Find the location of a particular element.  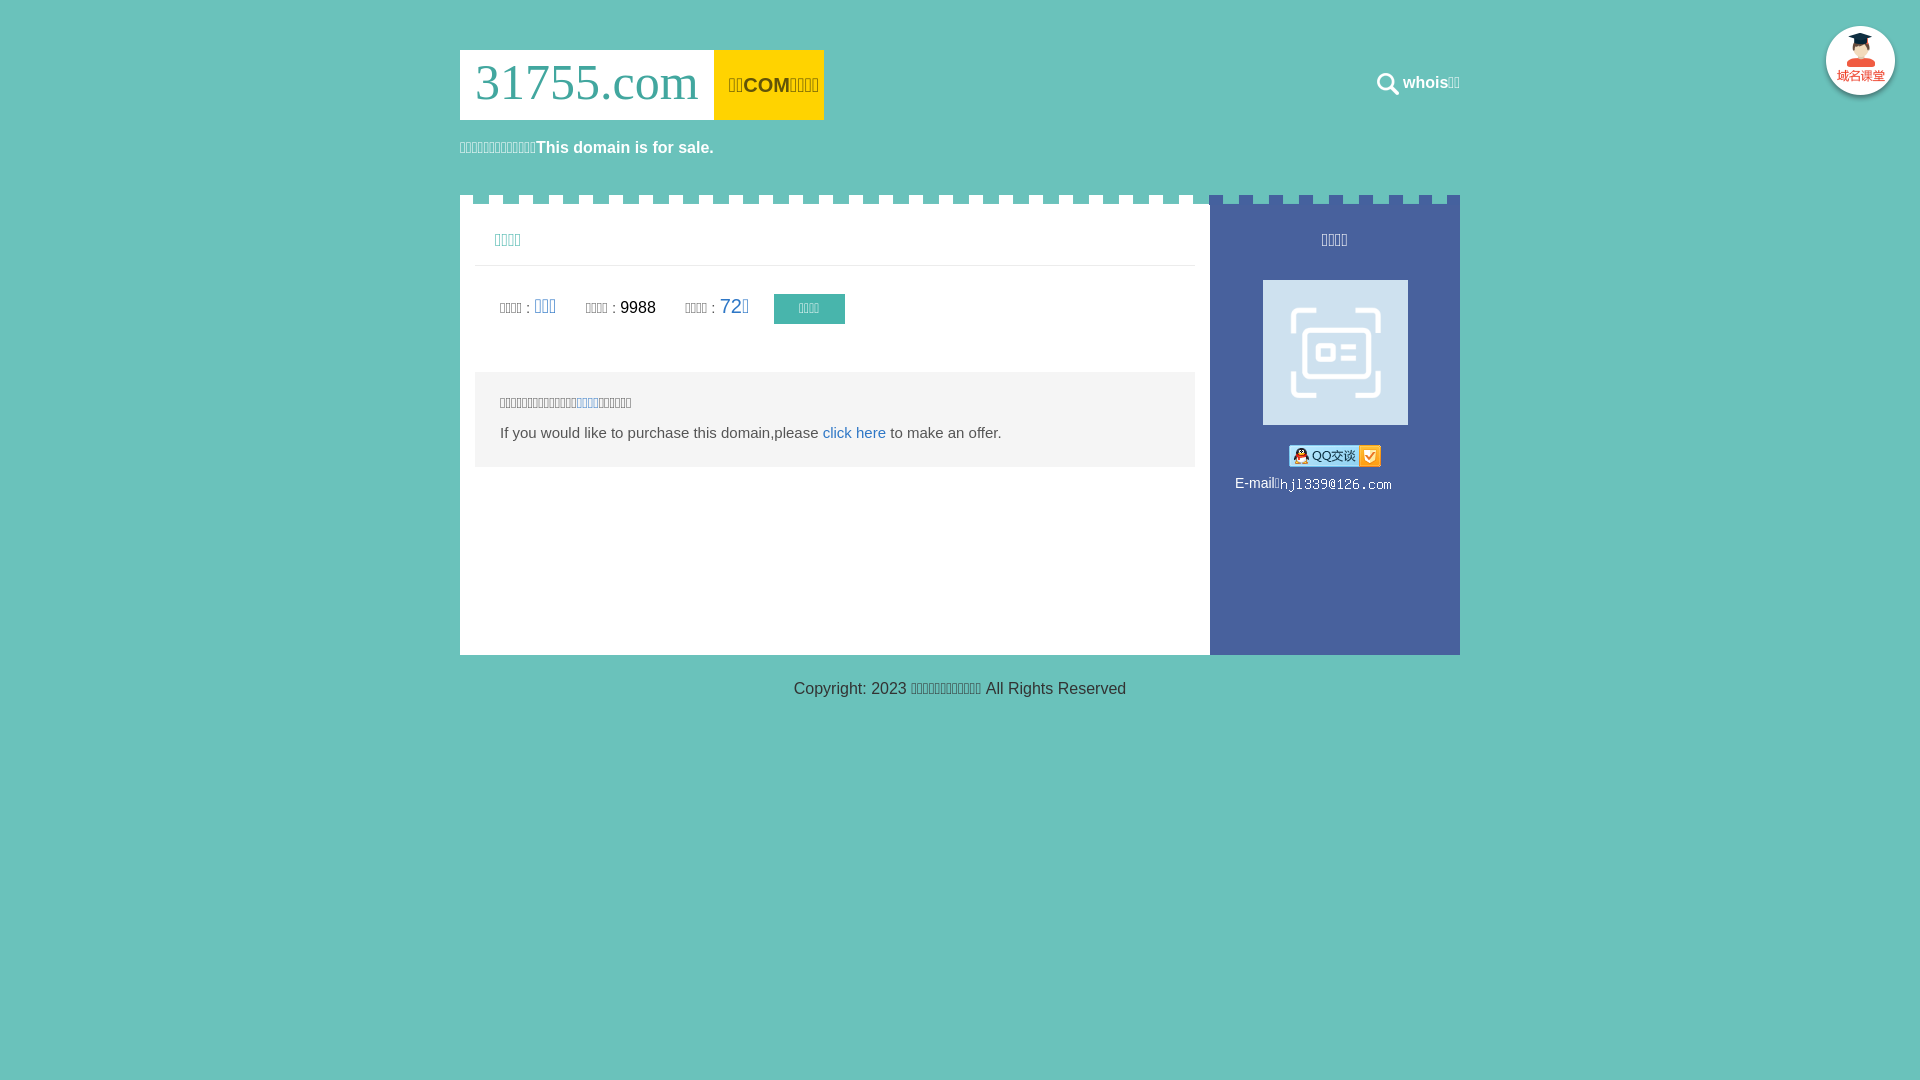

'click here' is located at coordinates (822, 431).